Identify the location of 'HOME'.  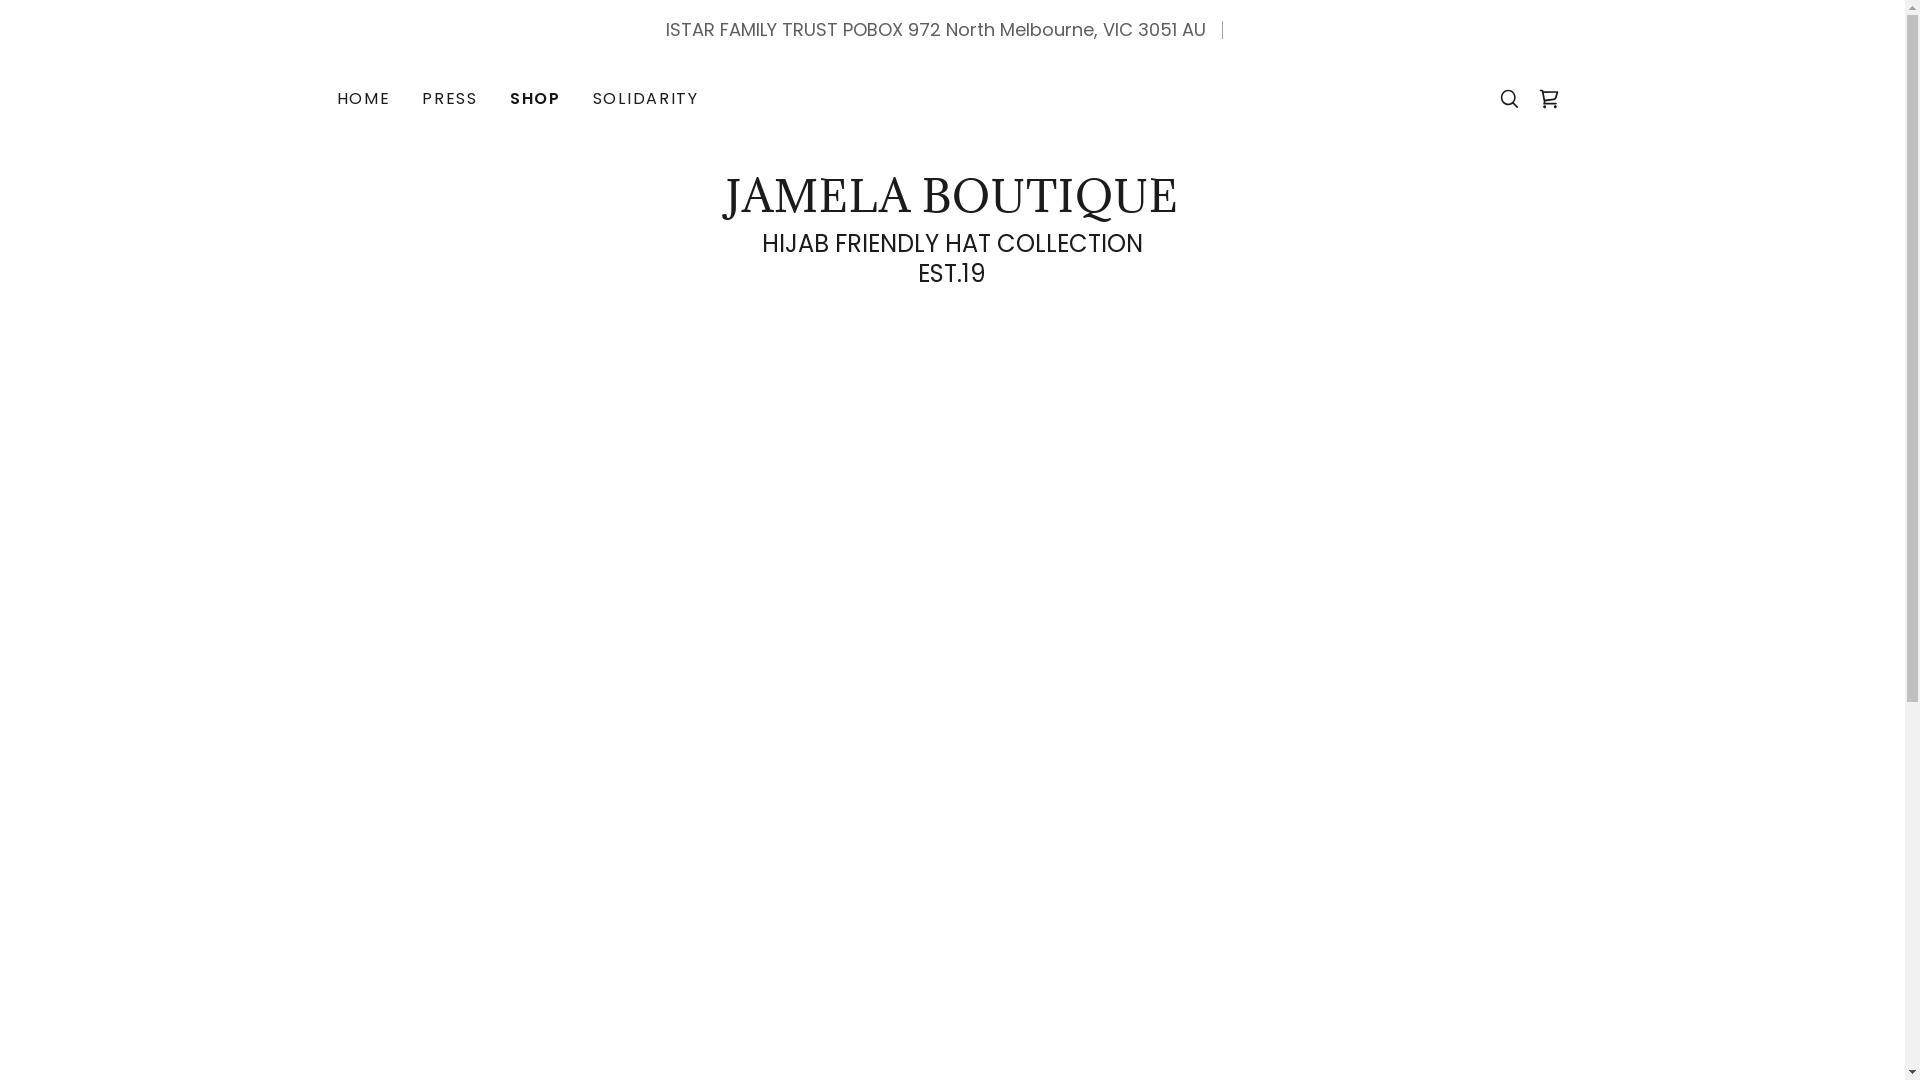
(363, 99).